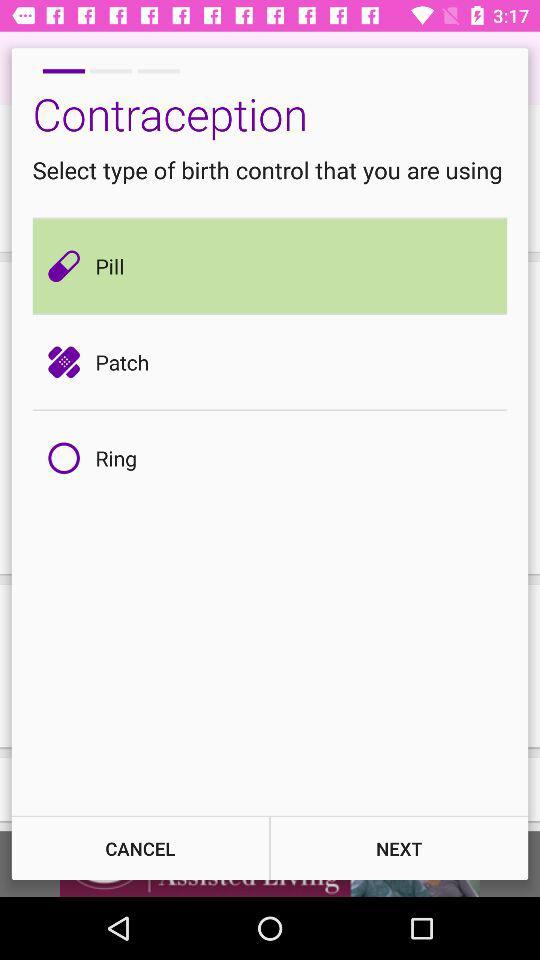 This screenshot has width=540, height=960. What do you see at coordinates (139, 847) in the screenshot?
I see `the cancel` at bounding box center [139, 847].